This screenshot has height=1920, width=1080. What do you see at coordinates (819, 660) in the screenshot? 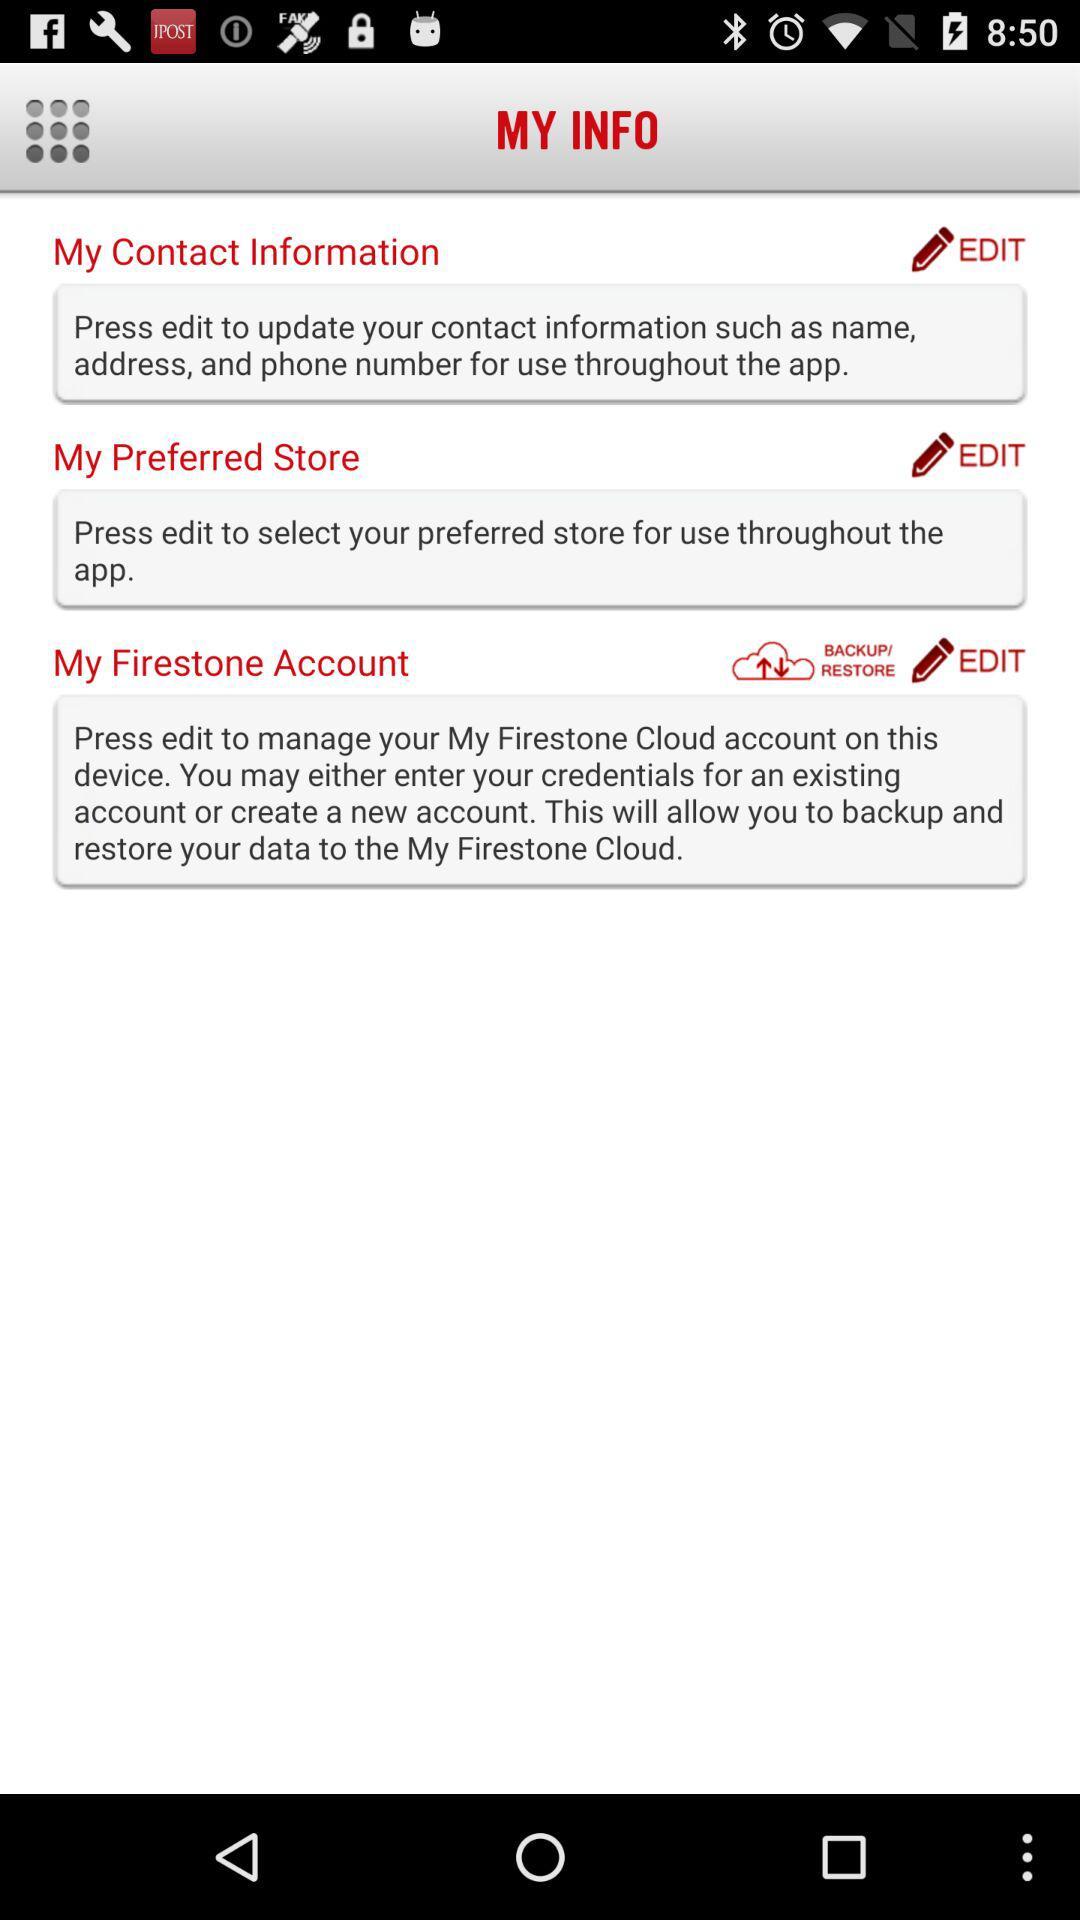
I see `the item below press edit to item` at bounding box center [819, 660].